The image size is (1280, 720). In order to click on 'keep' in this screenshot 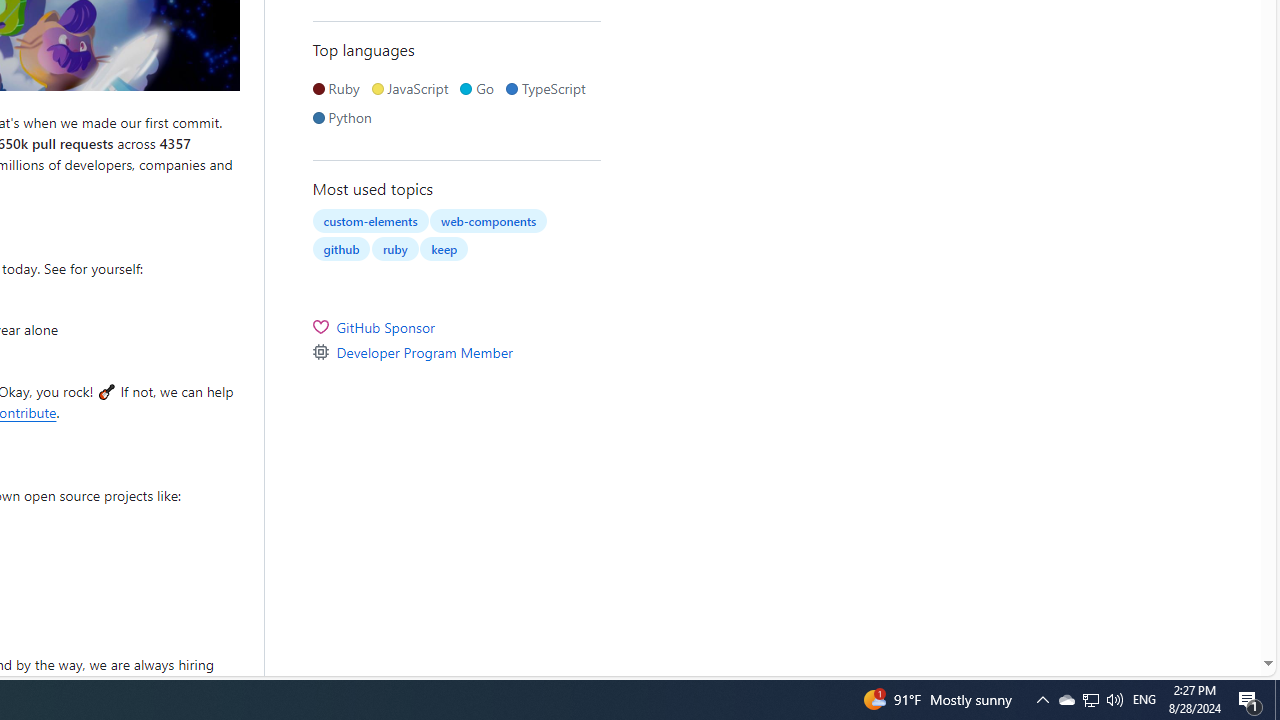, I will do `click(443, 247)`.